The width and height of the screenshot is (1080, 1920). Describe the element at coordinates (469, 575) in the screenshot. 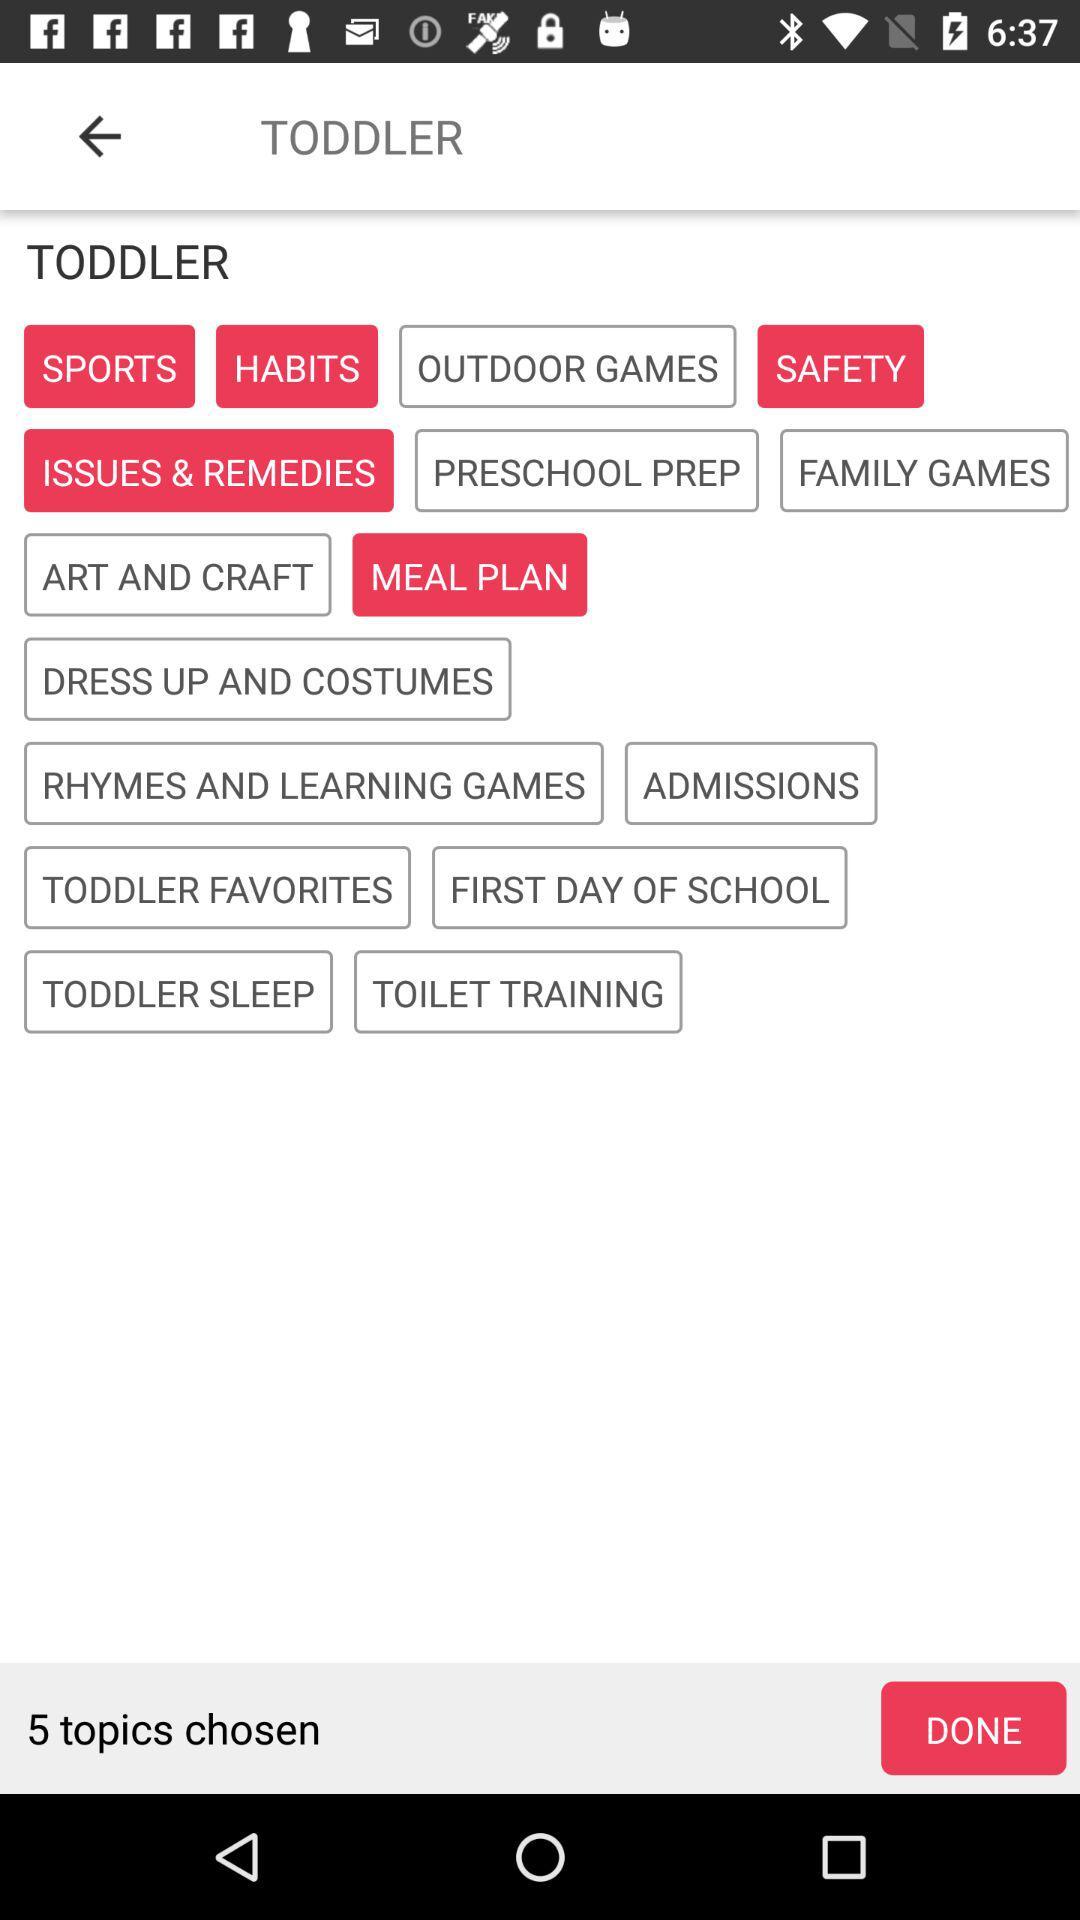

I see `the icon to the right of art and craft` at that location.